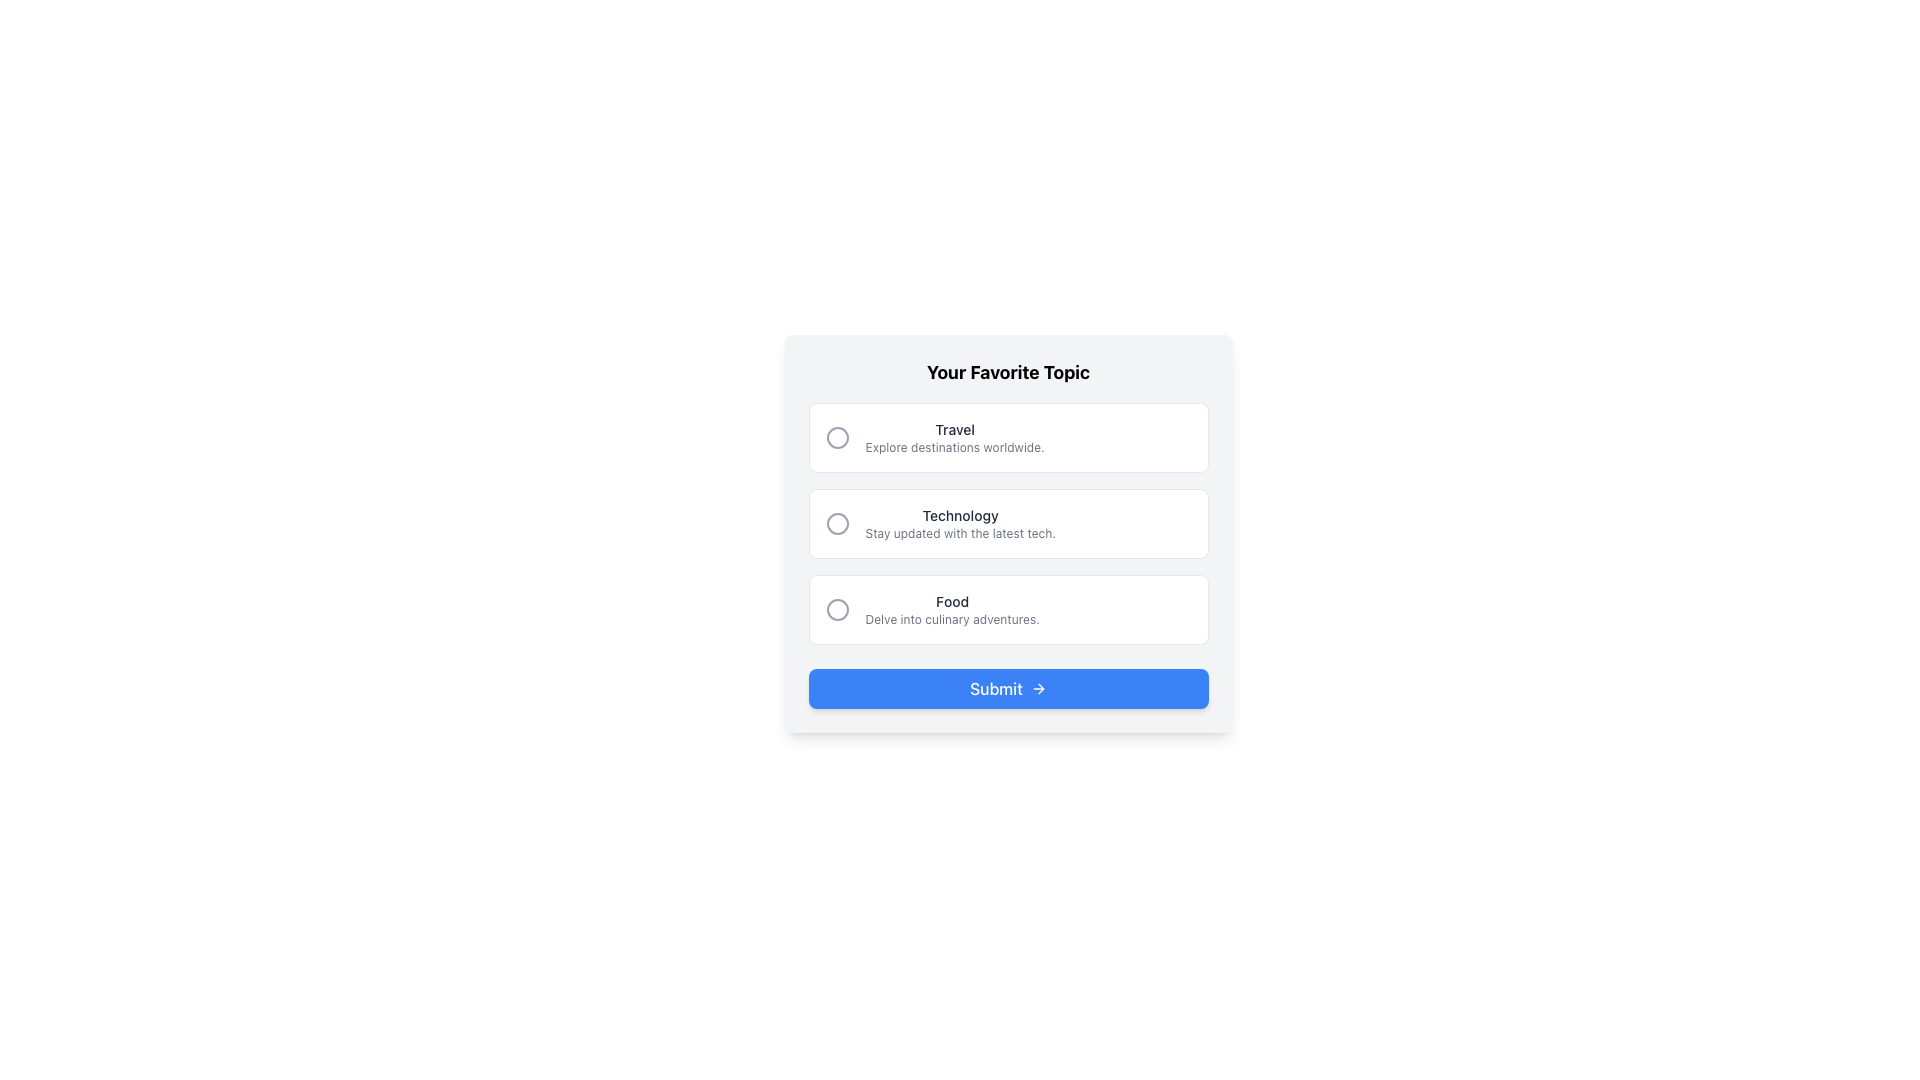  What do you see at coordinates (960, 515) in the screenshot?
I see `the 'Technology' text label, which serves as the title of a selectable option in the middle of the selection panel` at bounding box center [960, 515].